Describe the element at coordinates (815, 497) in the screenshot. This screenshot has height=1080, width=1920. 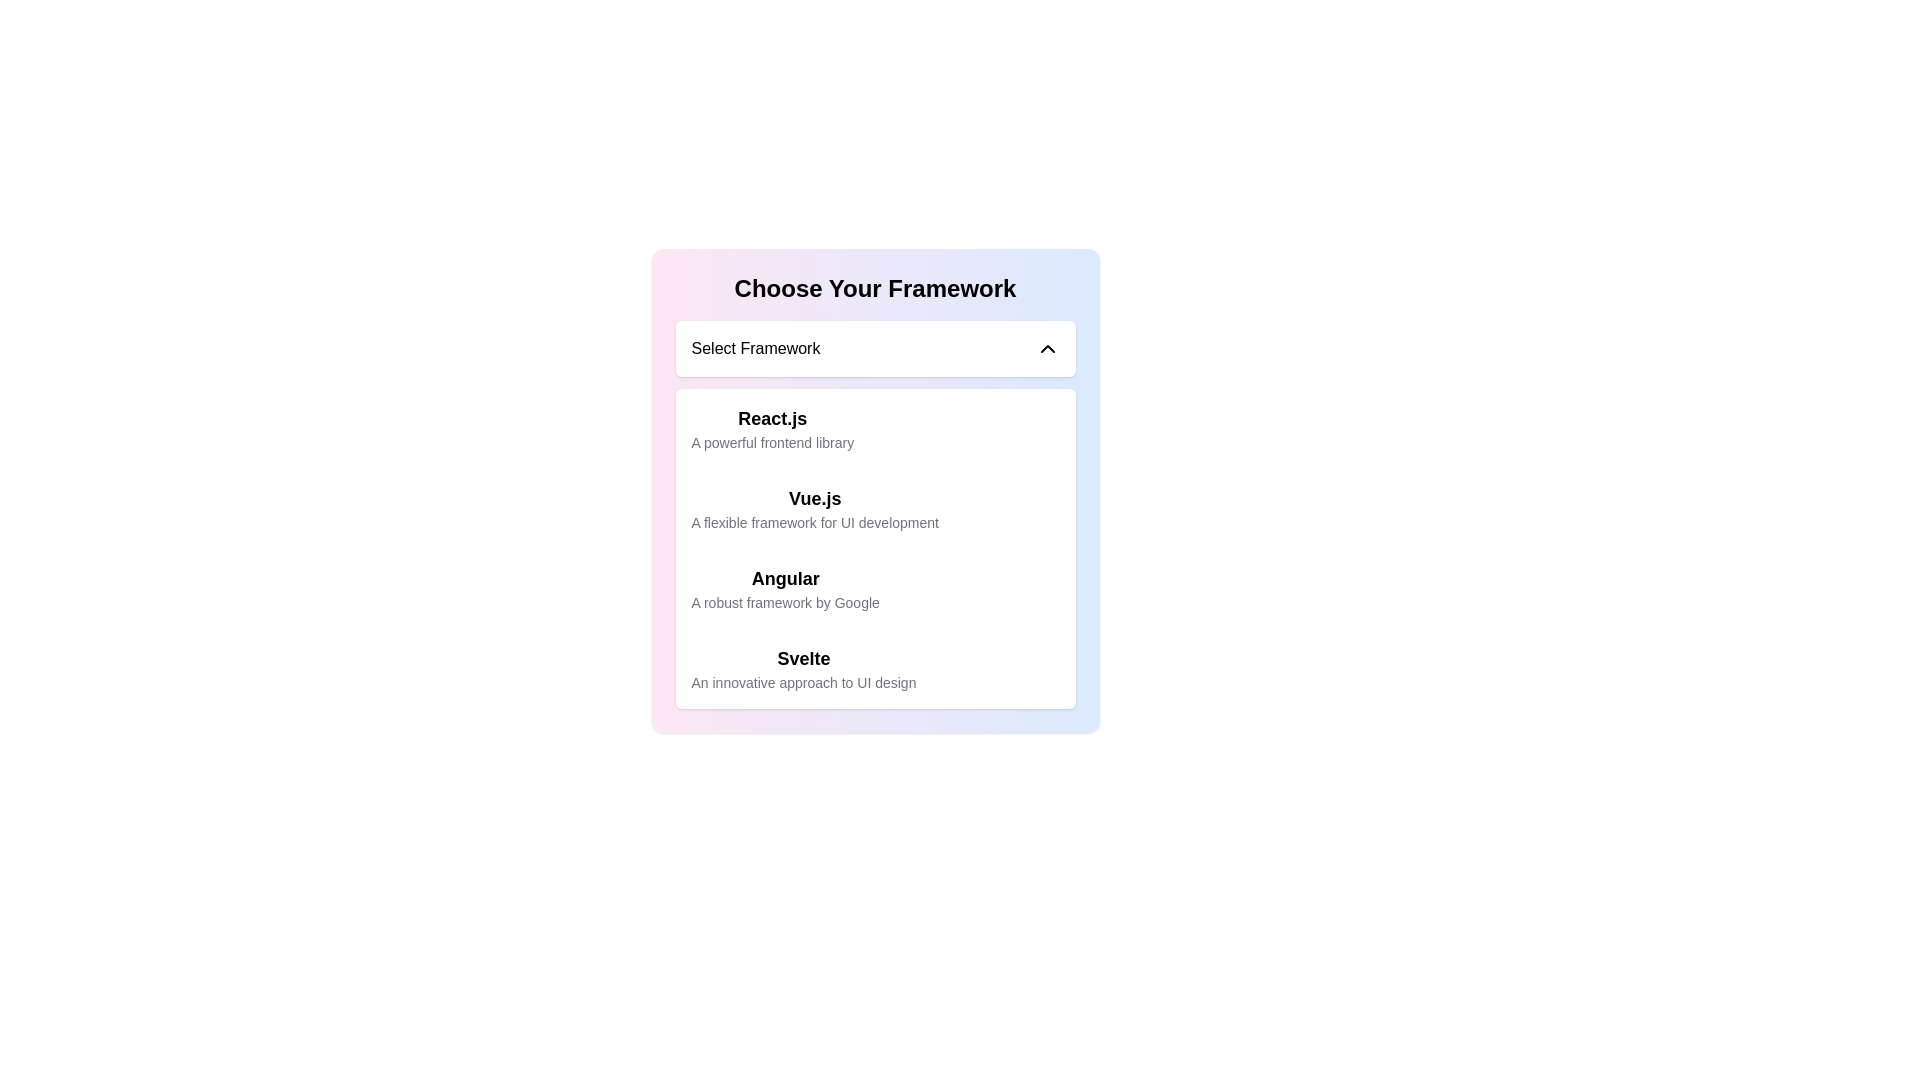
I see `the text label displaying 'Vue.js', which is located under the header 'Choose Your Framework' and follows 'React.js'` at that location.